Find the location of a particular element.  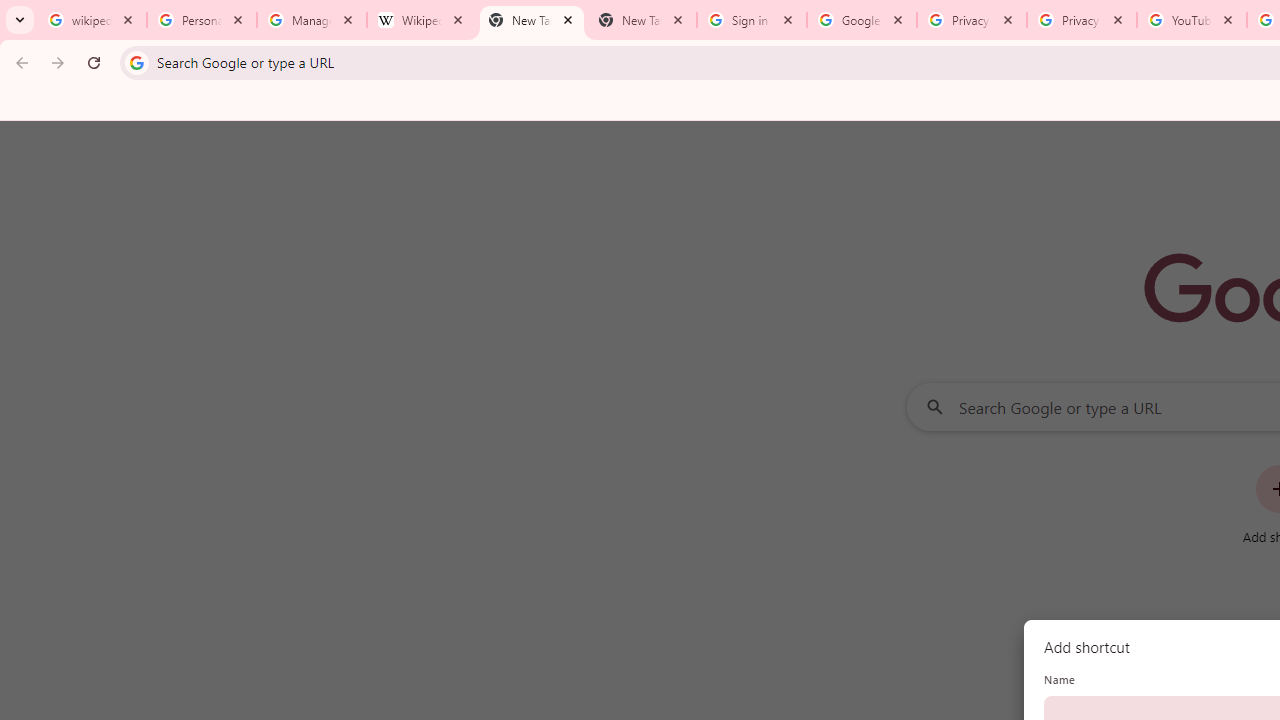

'Google Drive: Sign-in' is located at coordinates (861, 20).